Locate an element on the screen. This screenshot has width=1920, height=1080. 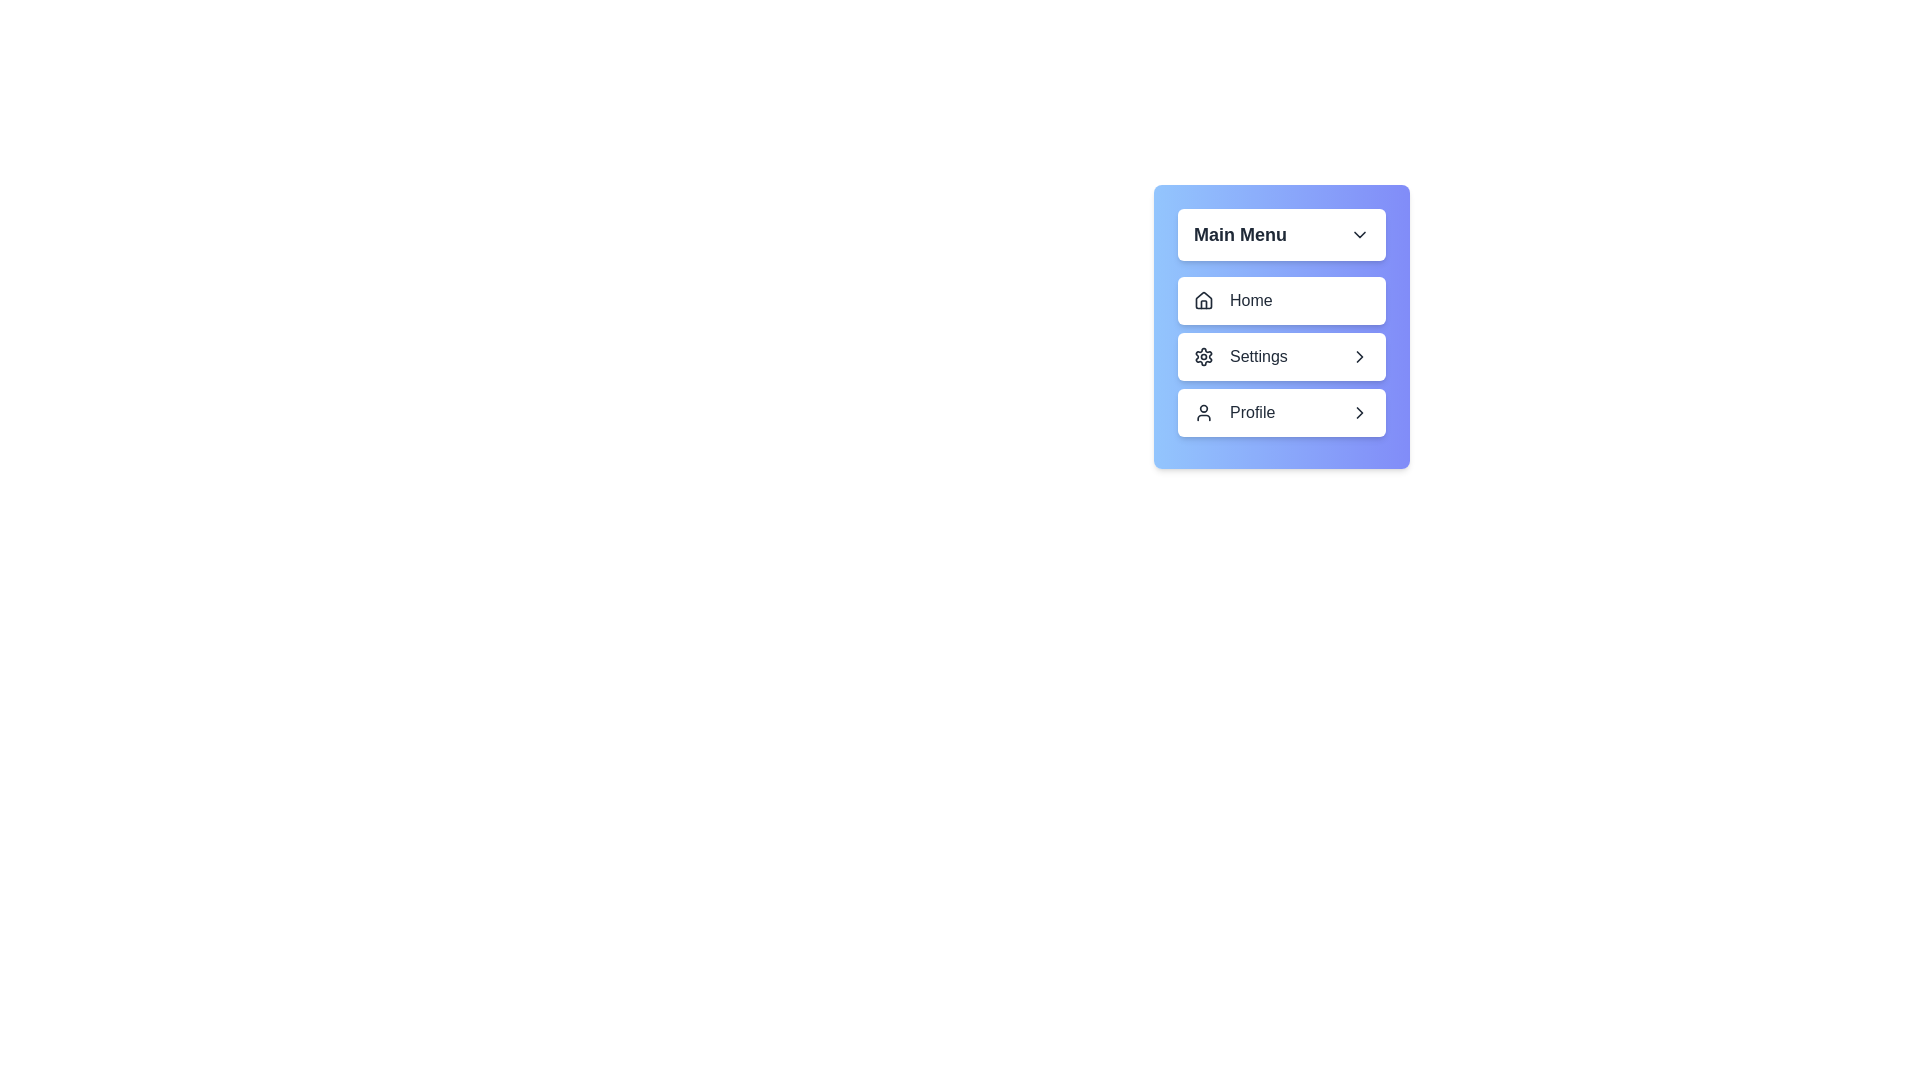
the submenu option Notifications under the menu item Profile is located at coordinates (1281, 411).